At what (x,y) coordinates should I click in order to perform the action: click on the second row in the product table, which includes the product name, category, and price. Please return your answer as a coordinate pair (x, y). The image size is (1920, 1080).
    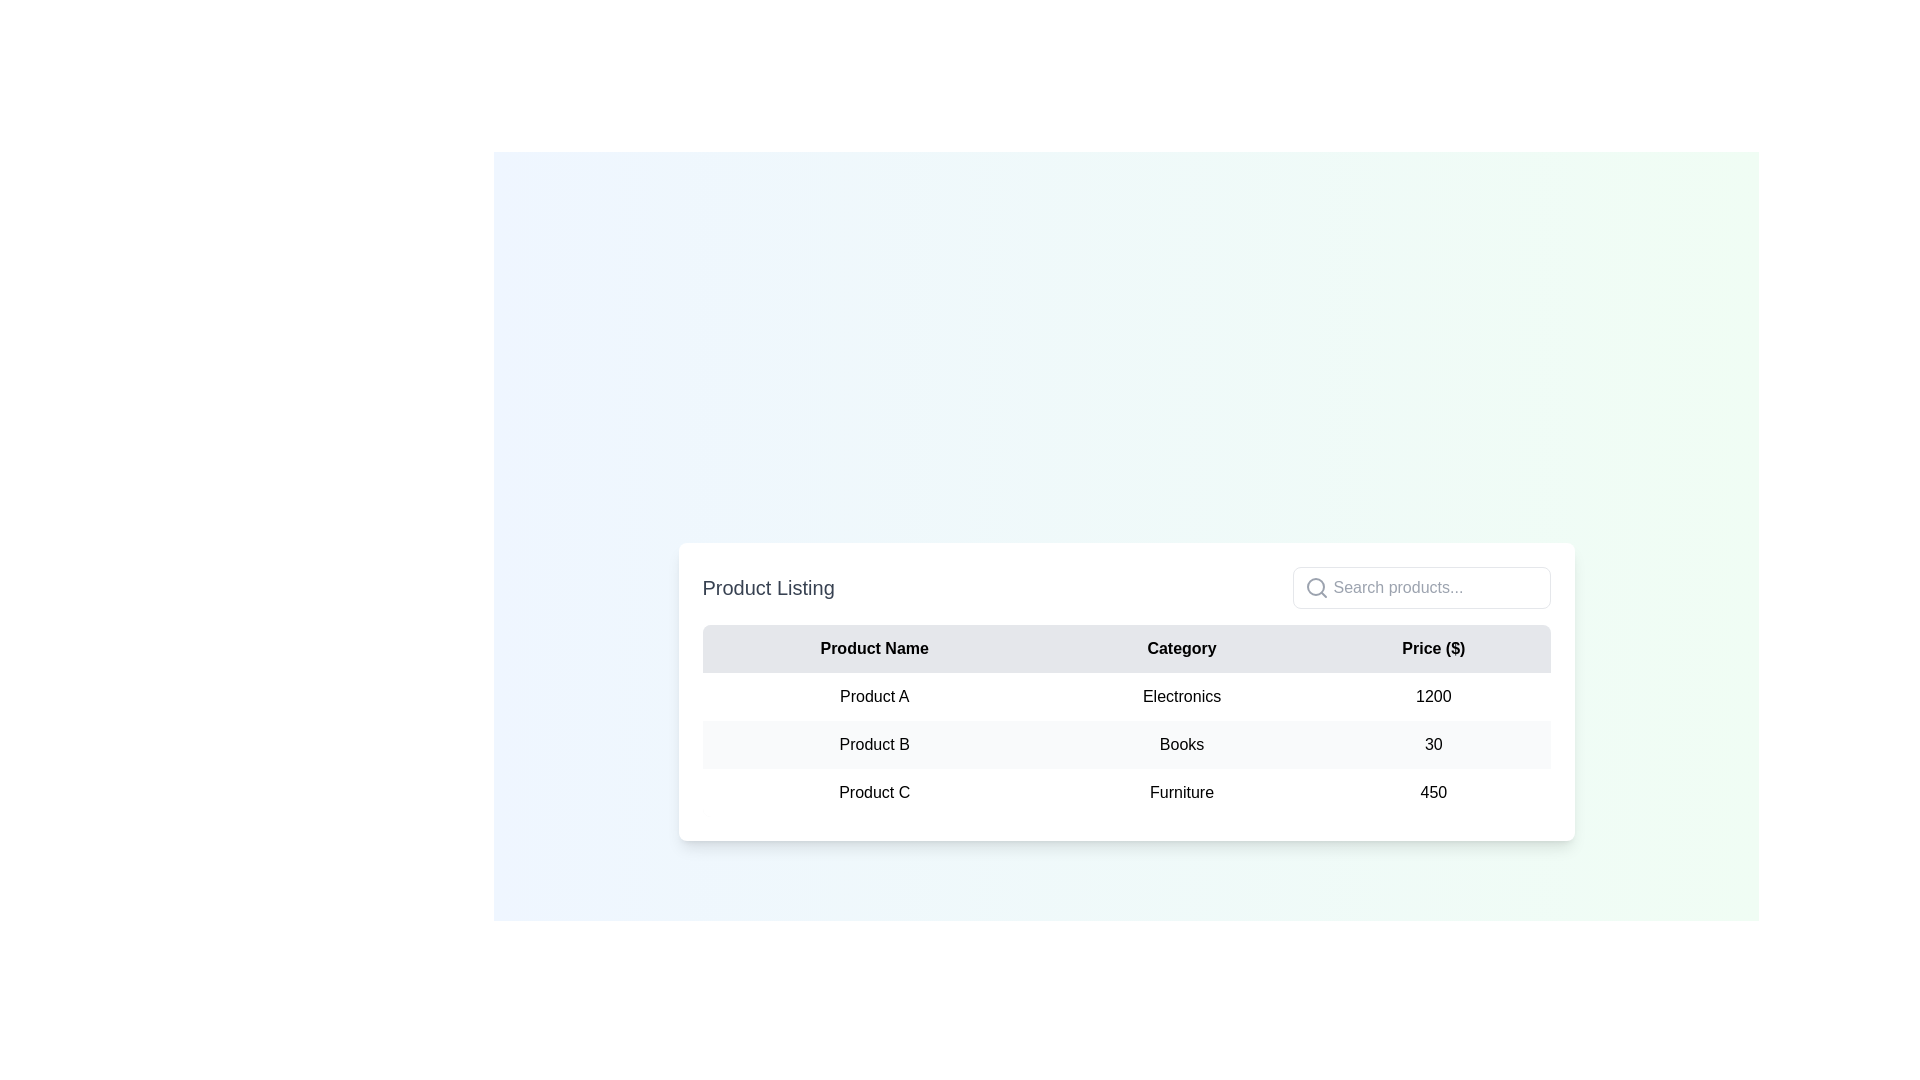
    Looking at the image, I should click on (1126, 744).